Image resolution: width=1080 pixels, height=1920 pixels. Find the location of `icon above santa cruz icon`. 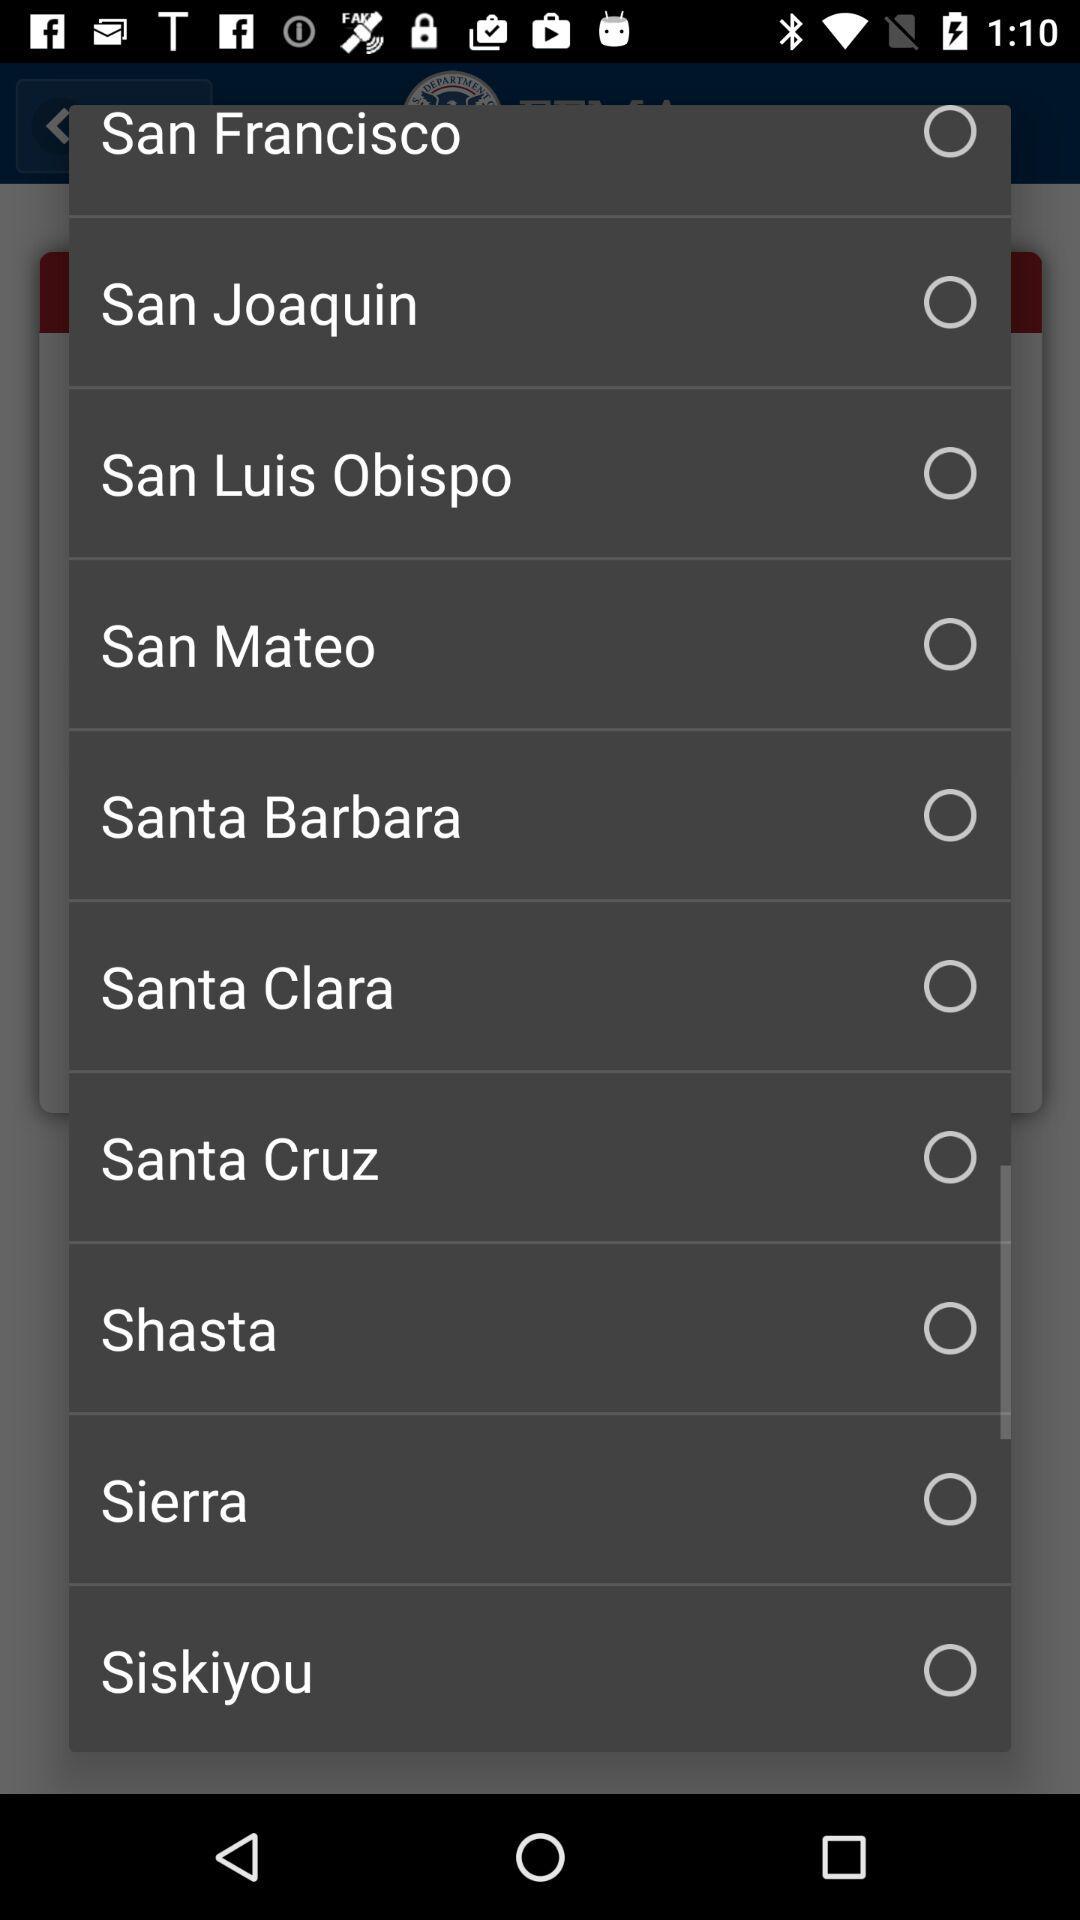

icon above santa cruz icon is located at coordinates (540, 986).